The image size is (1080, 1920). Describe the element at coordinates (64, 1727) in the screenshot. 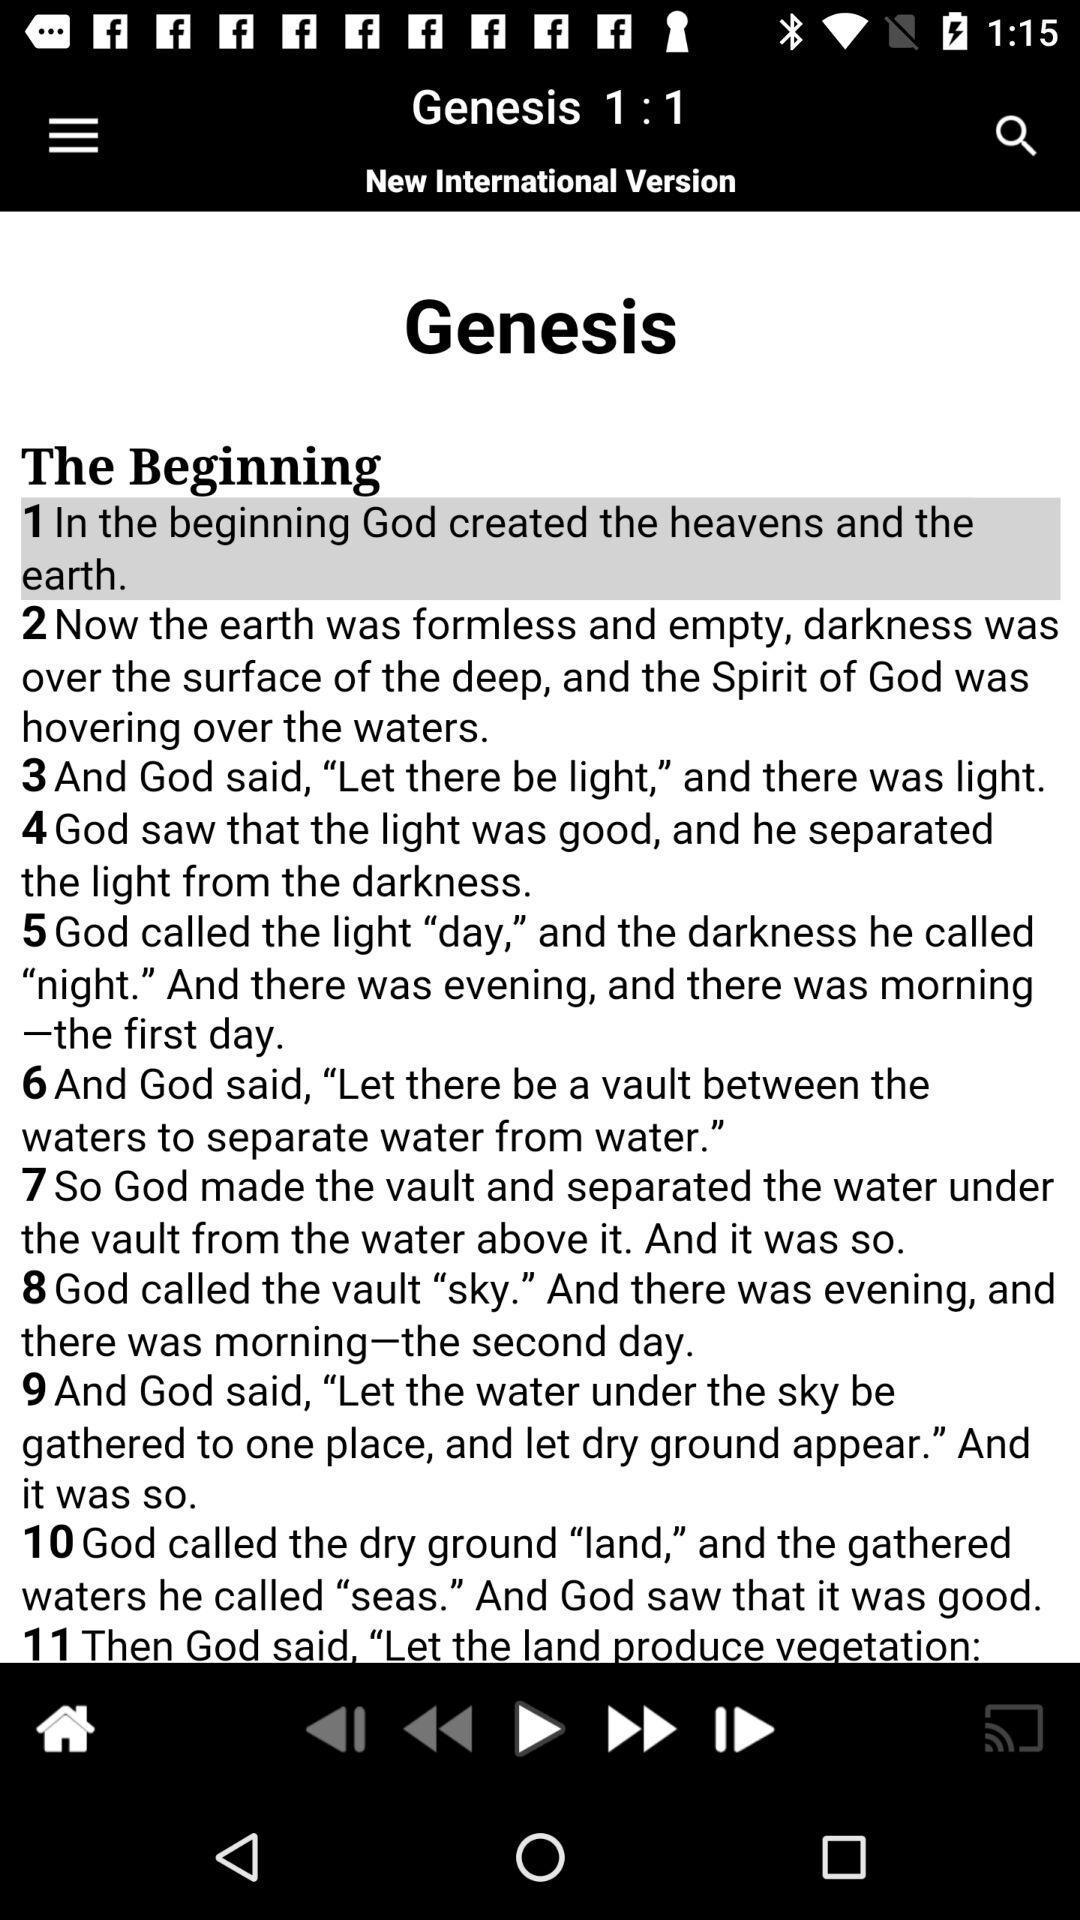

I see `the home icon` at that location.